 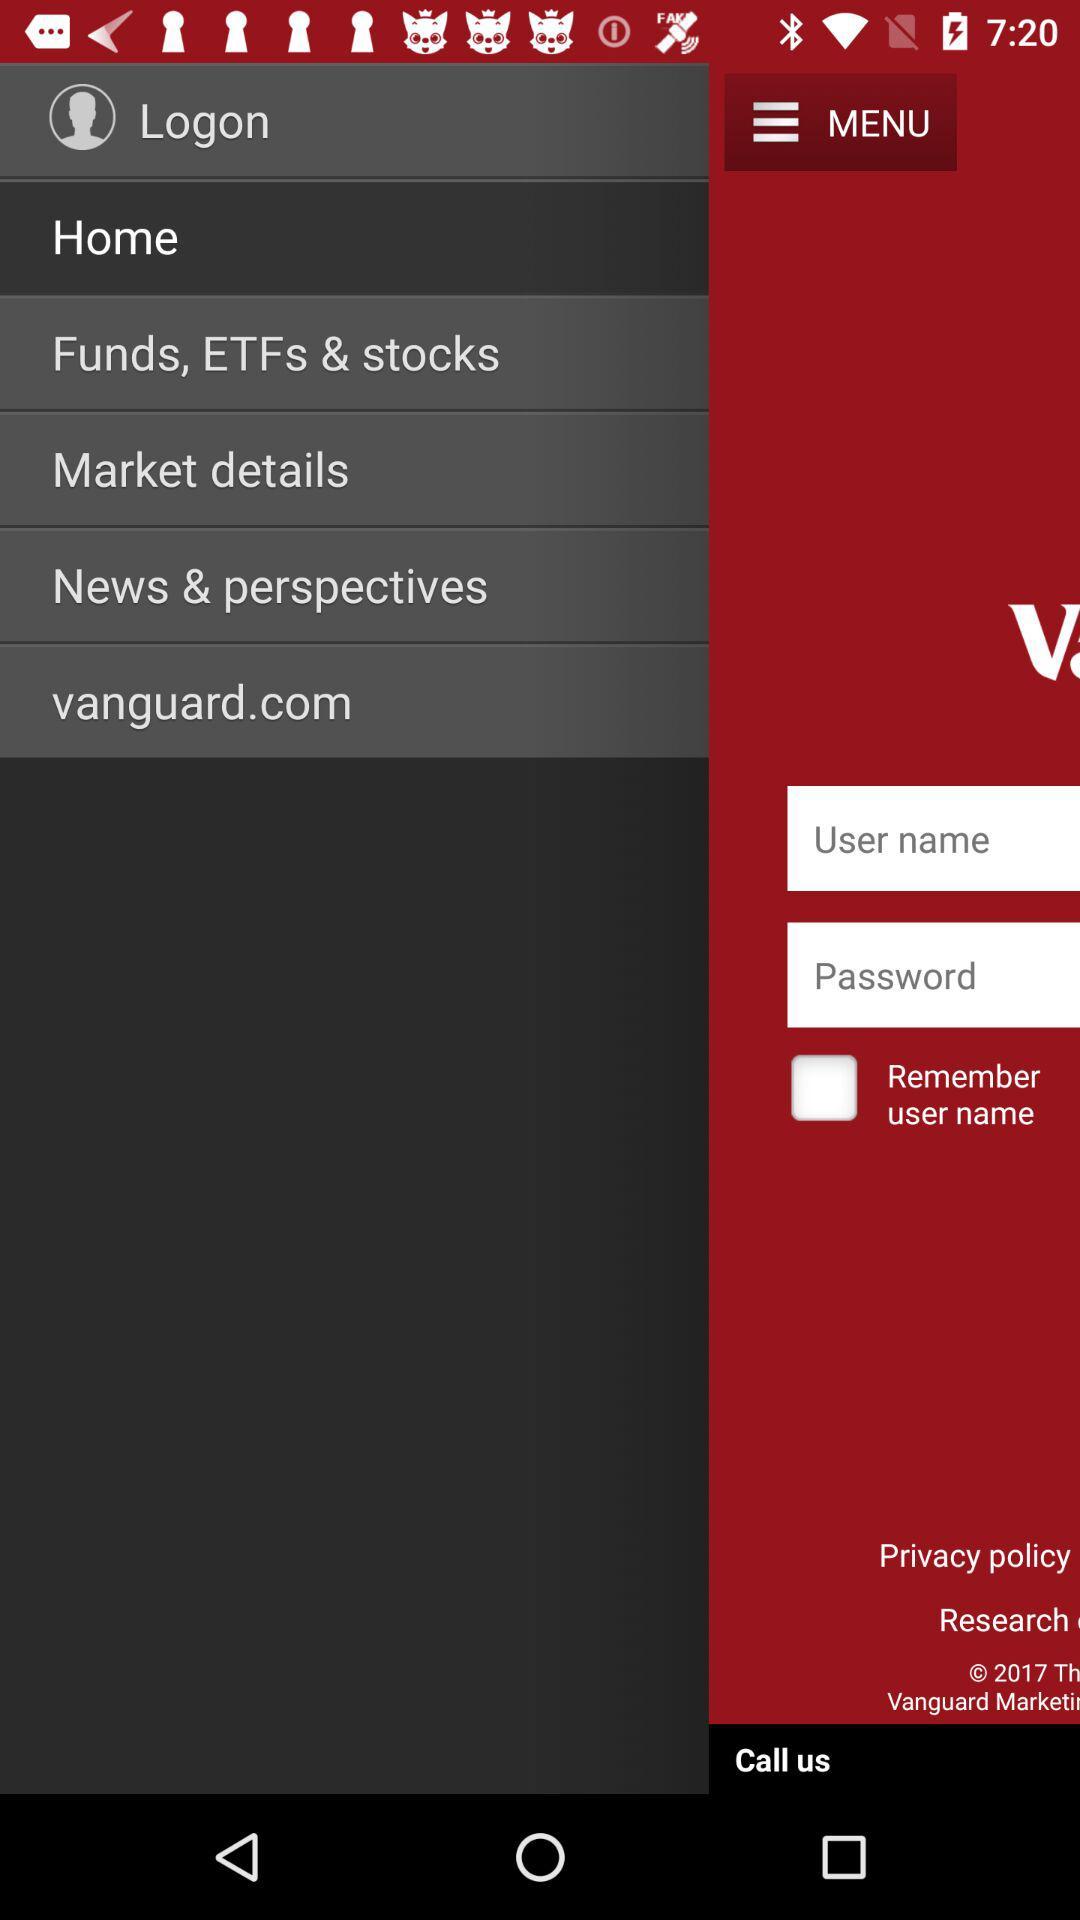 I want to click on logon, so click(x=204, y=118).